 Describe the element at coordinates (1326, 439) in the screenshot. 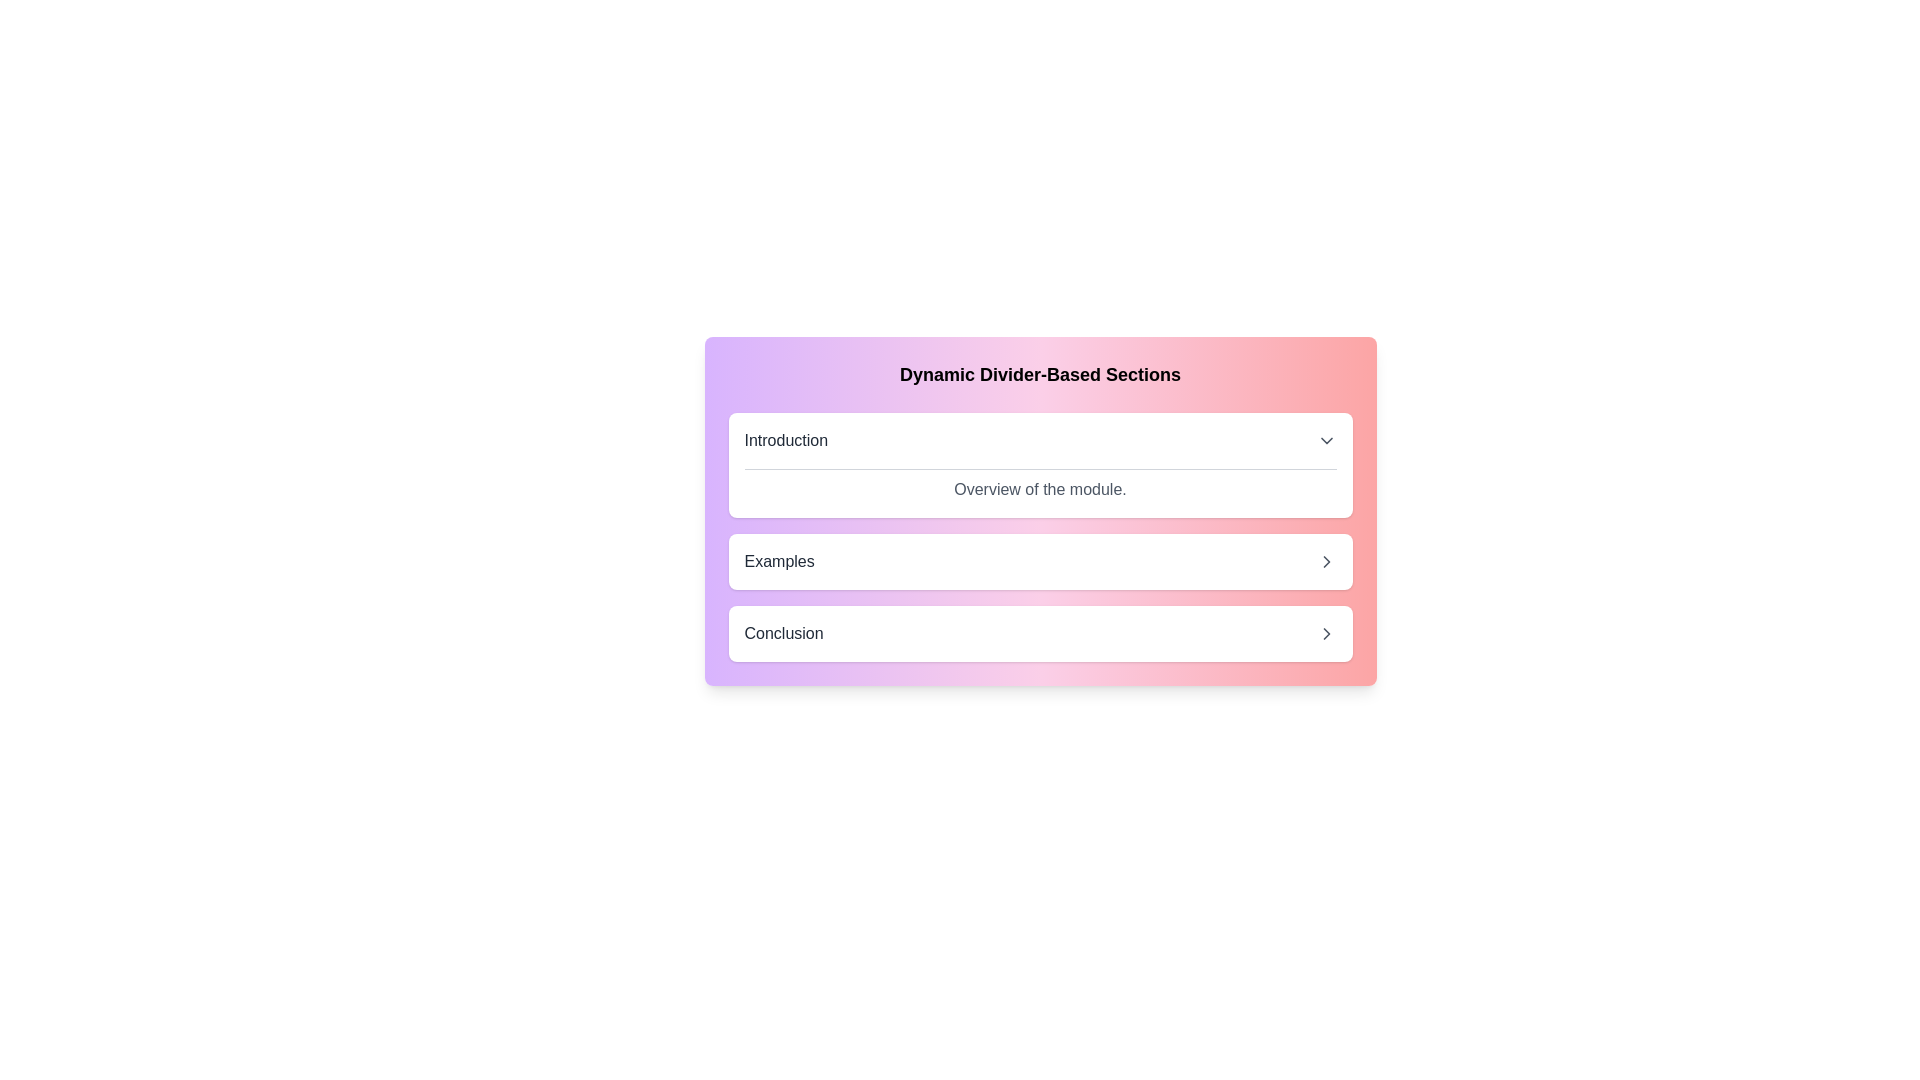

I see `the Dropdown toggle icon located to the right of the 'Introduction' text` at that location.